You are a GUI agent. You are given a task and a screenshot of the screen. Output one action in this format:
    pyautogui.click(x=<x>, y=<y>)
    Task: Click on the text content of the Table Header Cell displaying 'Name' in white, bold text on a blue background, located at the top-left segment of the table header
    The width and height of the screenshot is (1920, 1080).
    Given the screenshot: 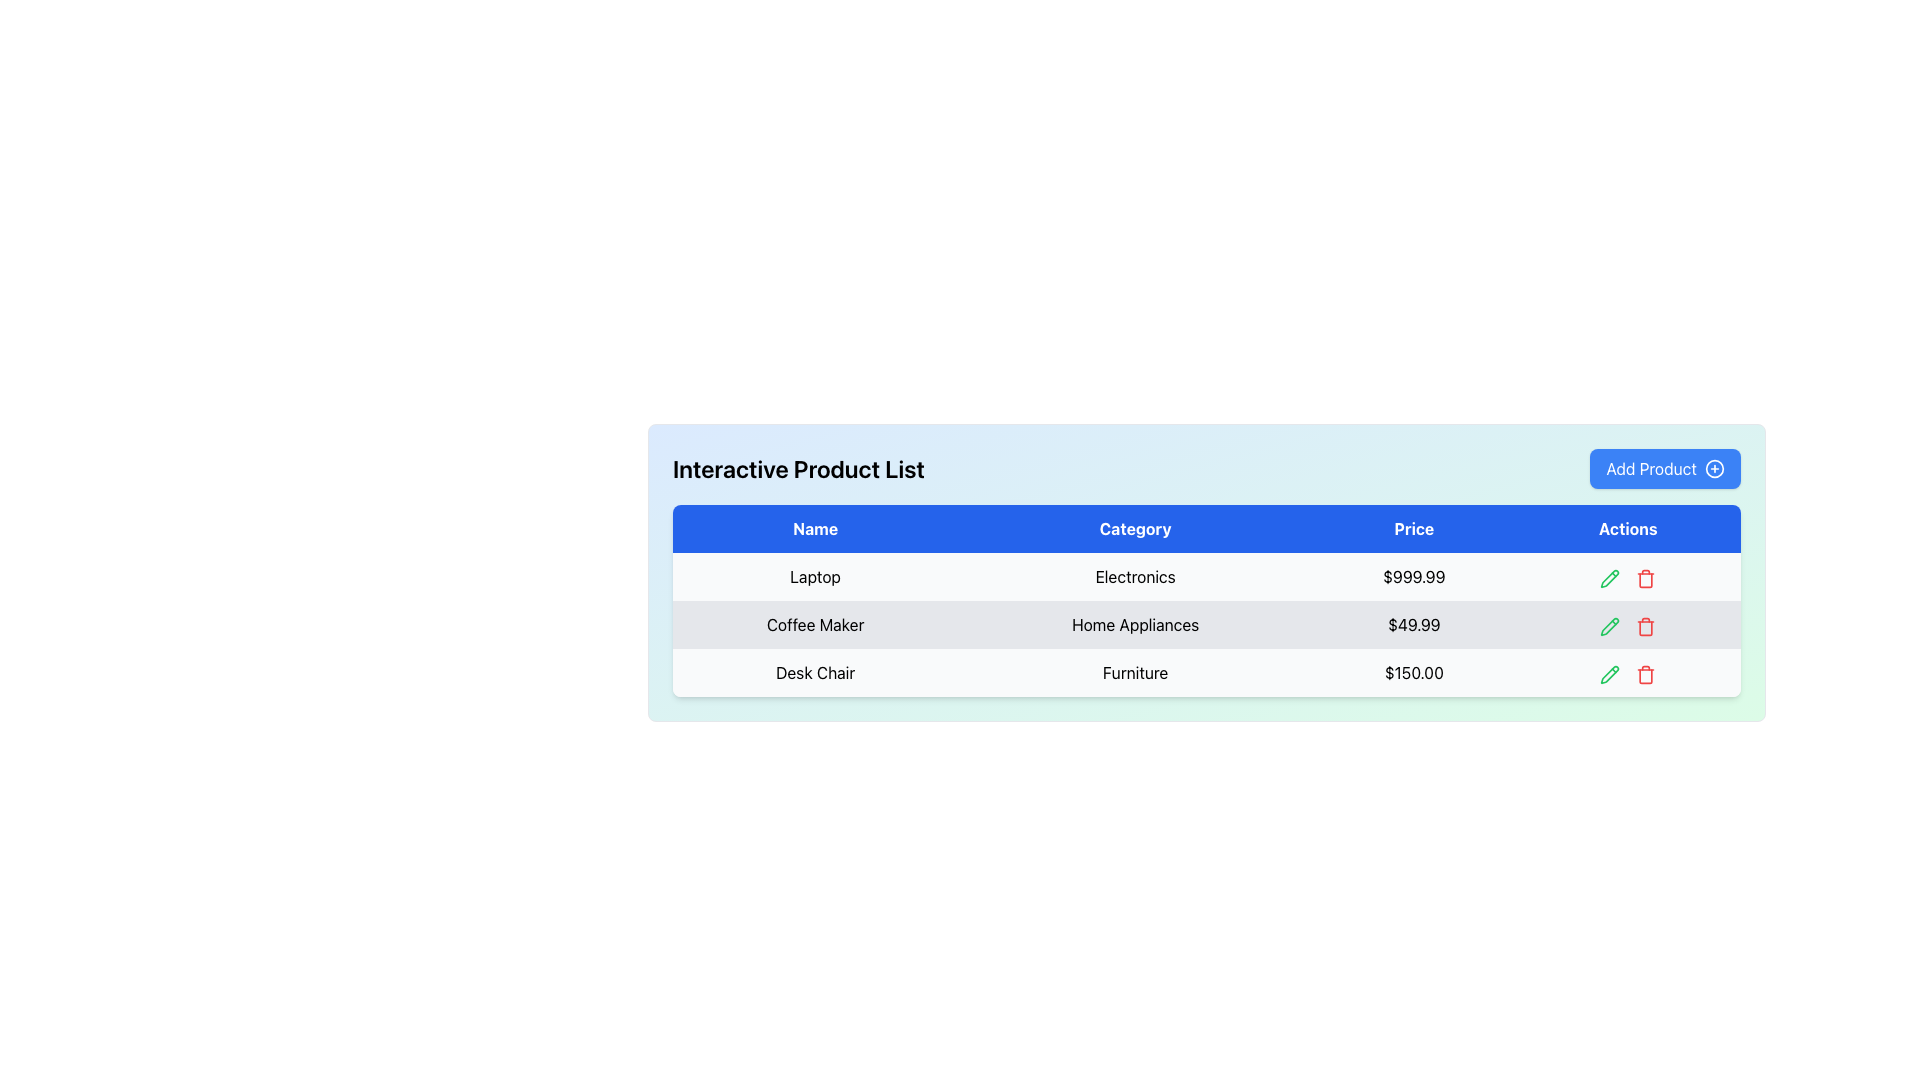 What is the action you would take?
    pyautogui.click(x=815, y=527)
    